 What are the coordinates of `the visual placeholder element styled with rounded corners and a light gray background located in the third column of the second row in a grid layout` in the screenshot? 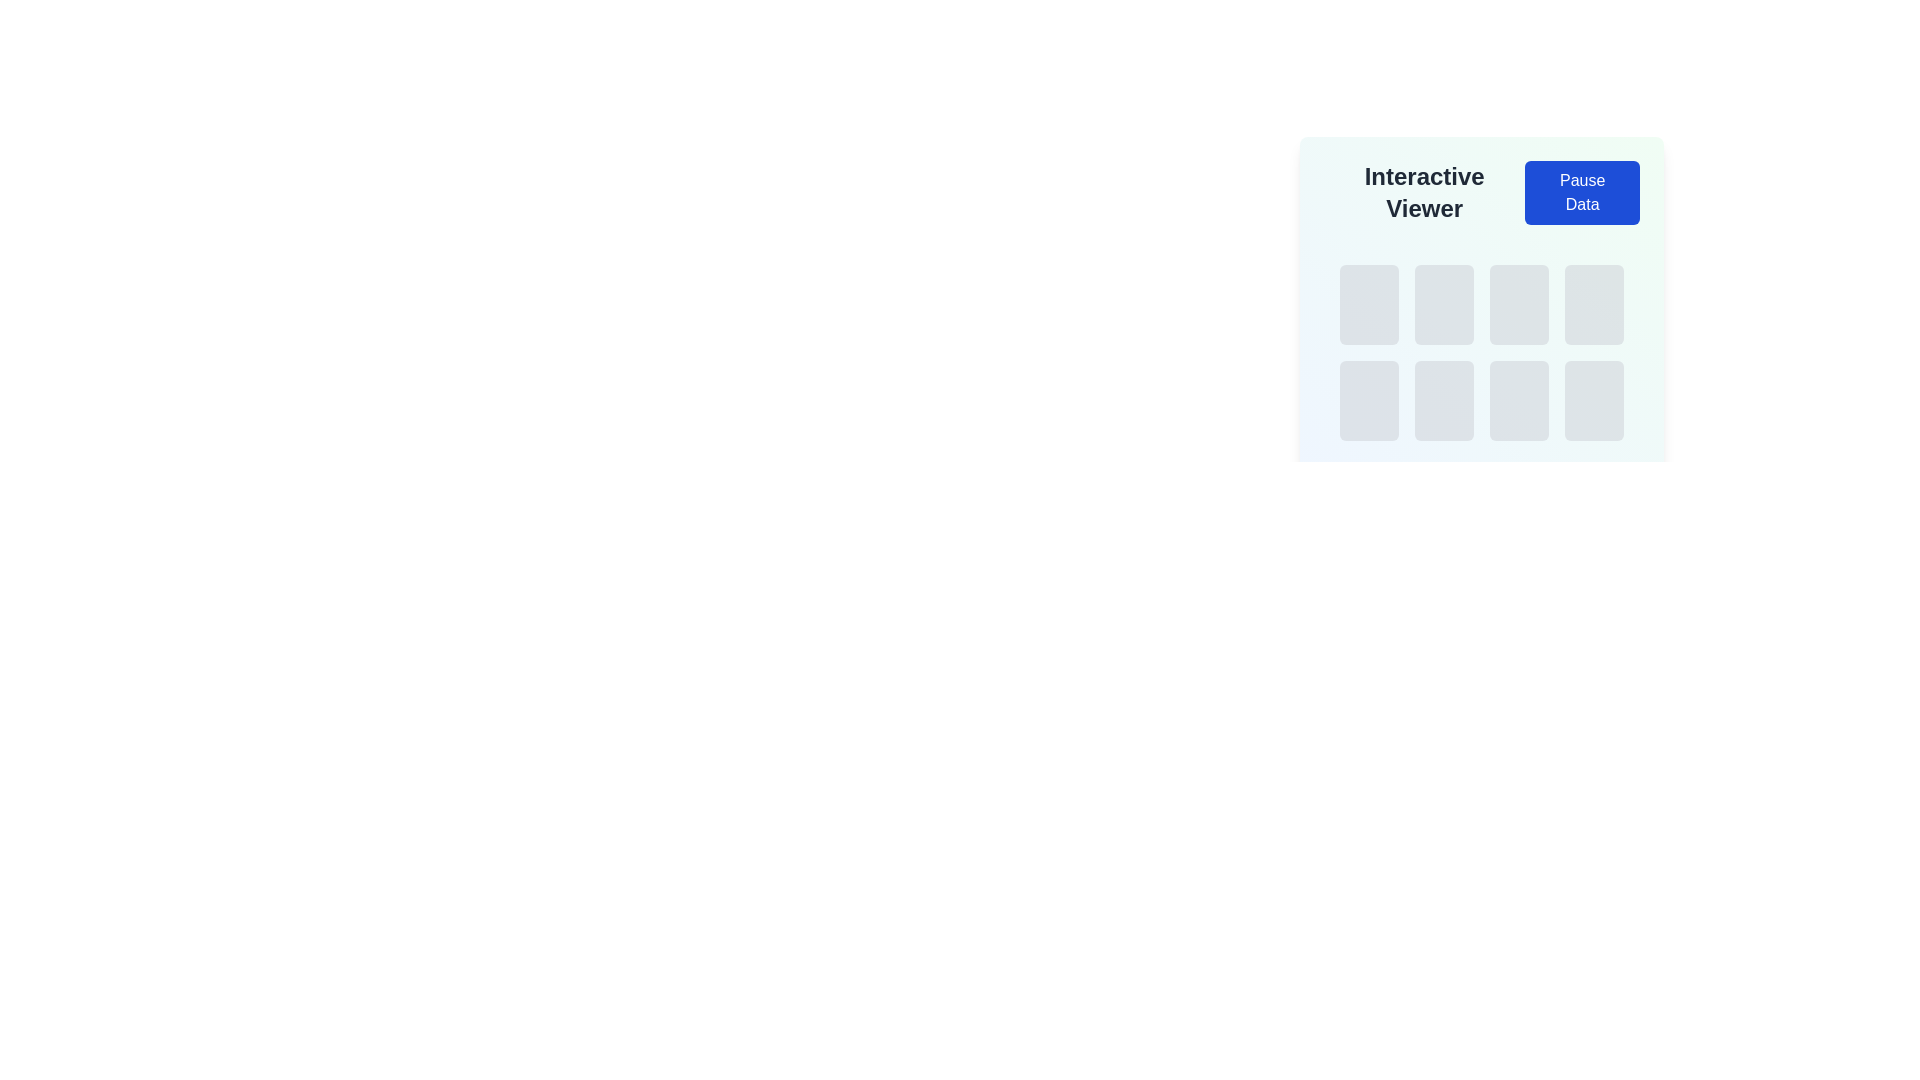 It's located at (1519, 401).